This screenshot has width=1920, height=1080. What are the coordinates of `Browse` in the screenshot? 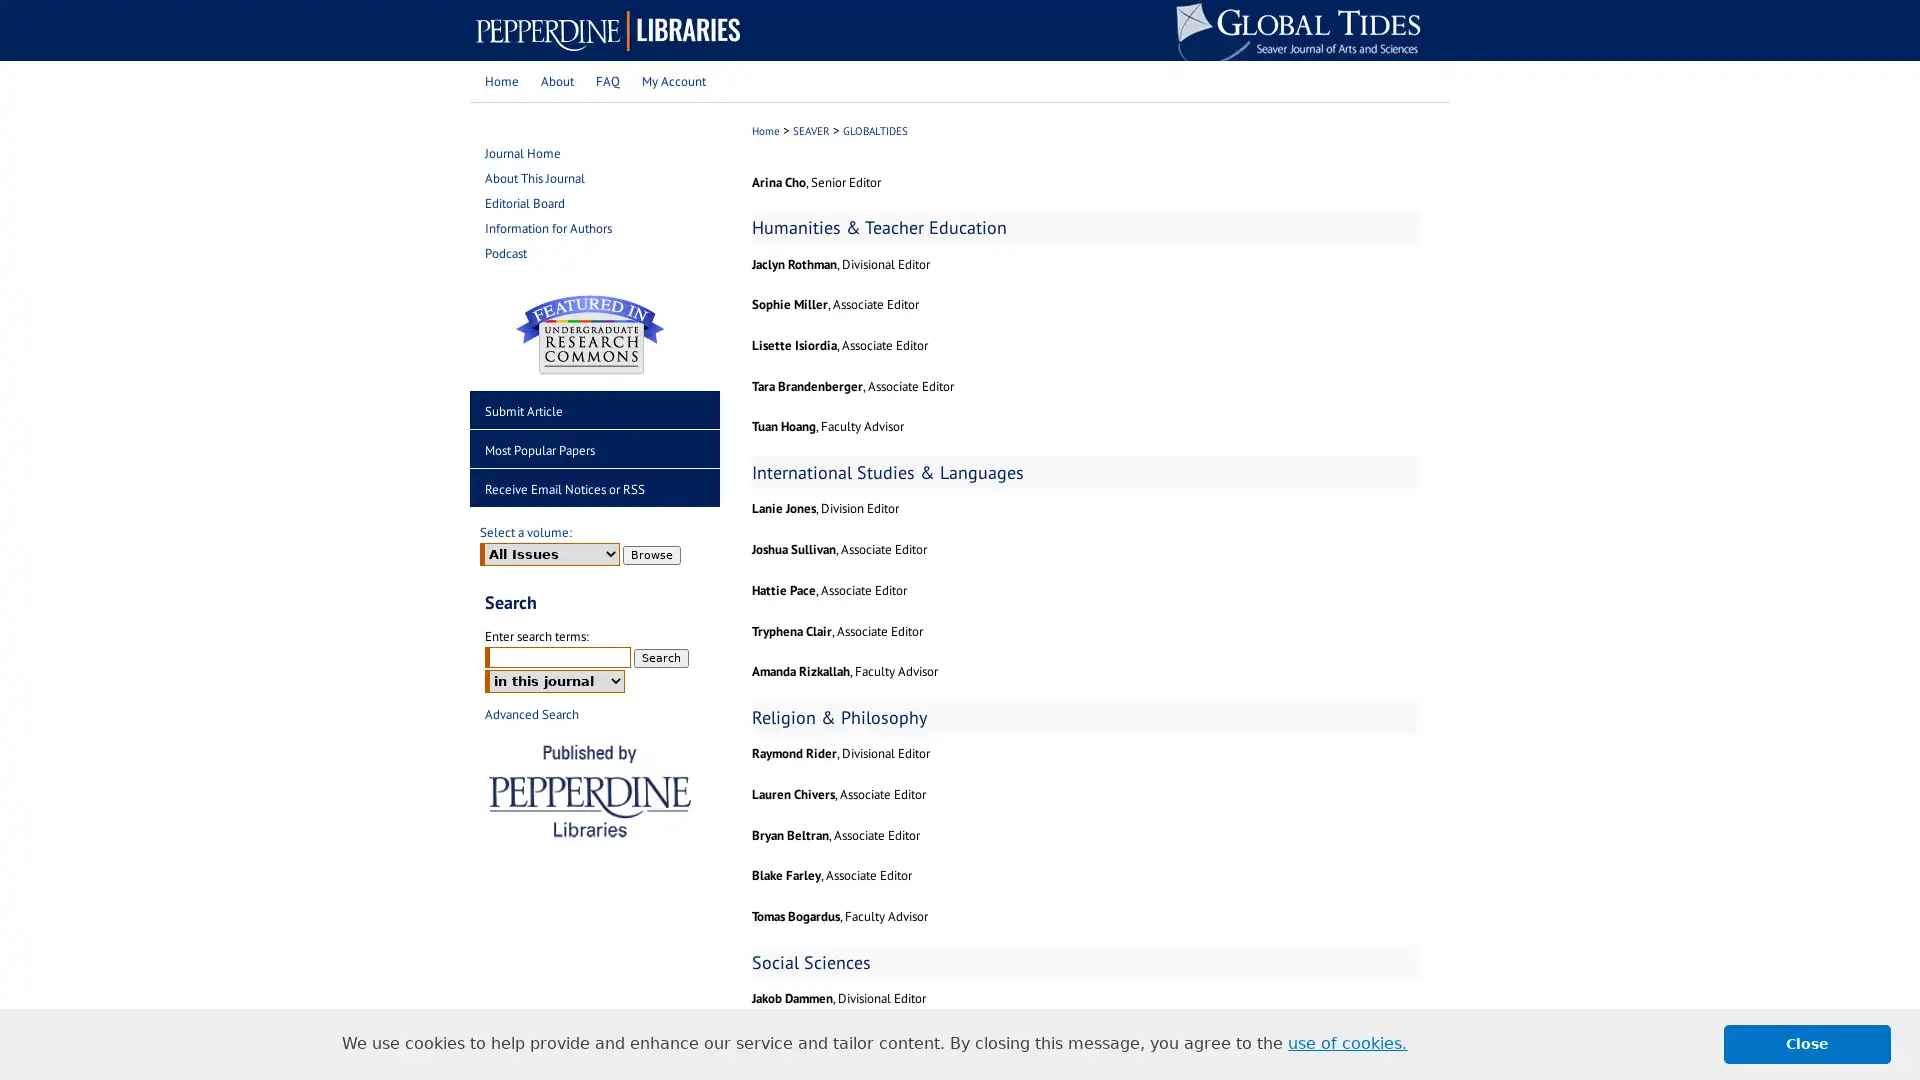 It's located at (652, 554).